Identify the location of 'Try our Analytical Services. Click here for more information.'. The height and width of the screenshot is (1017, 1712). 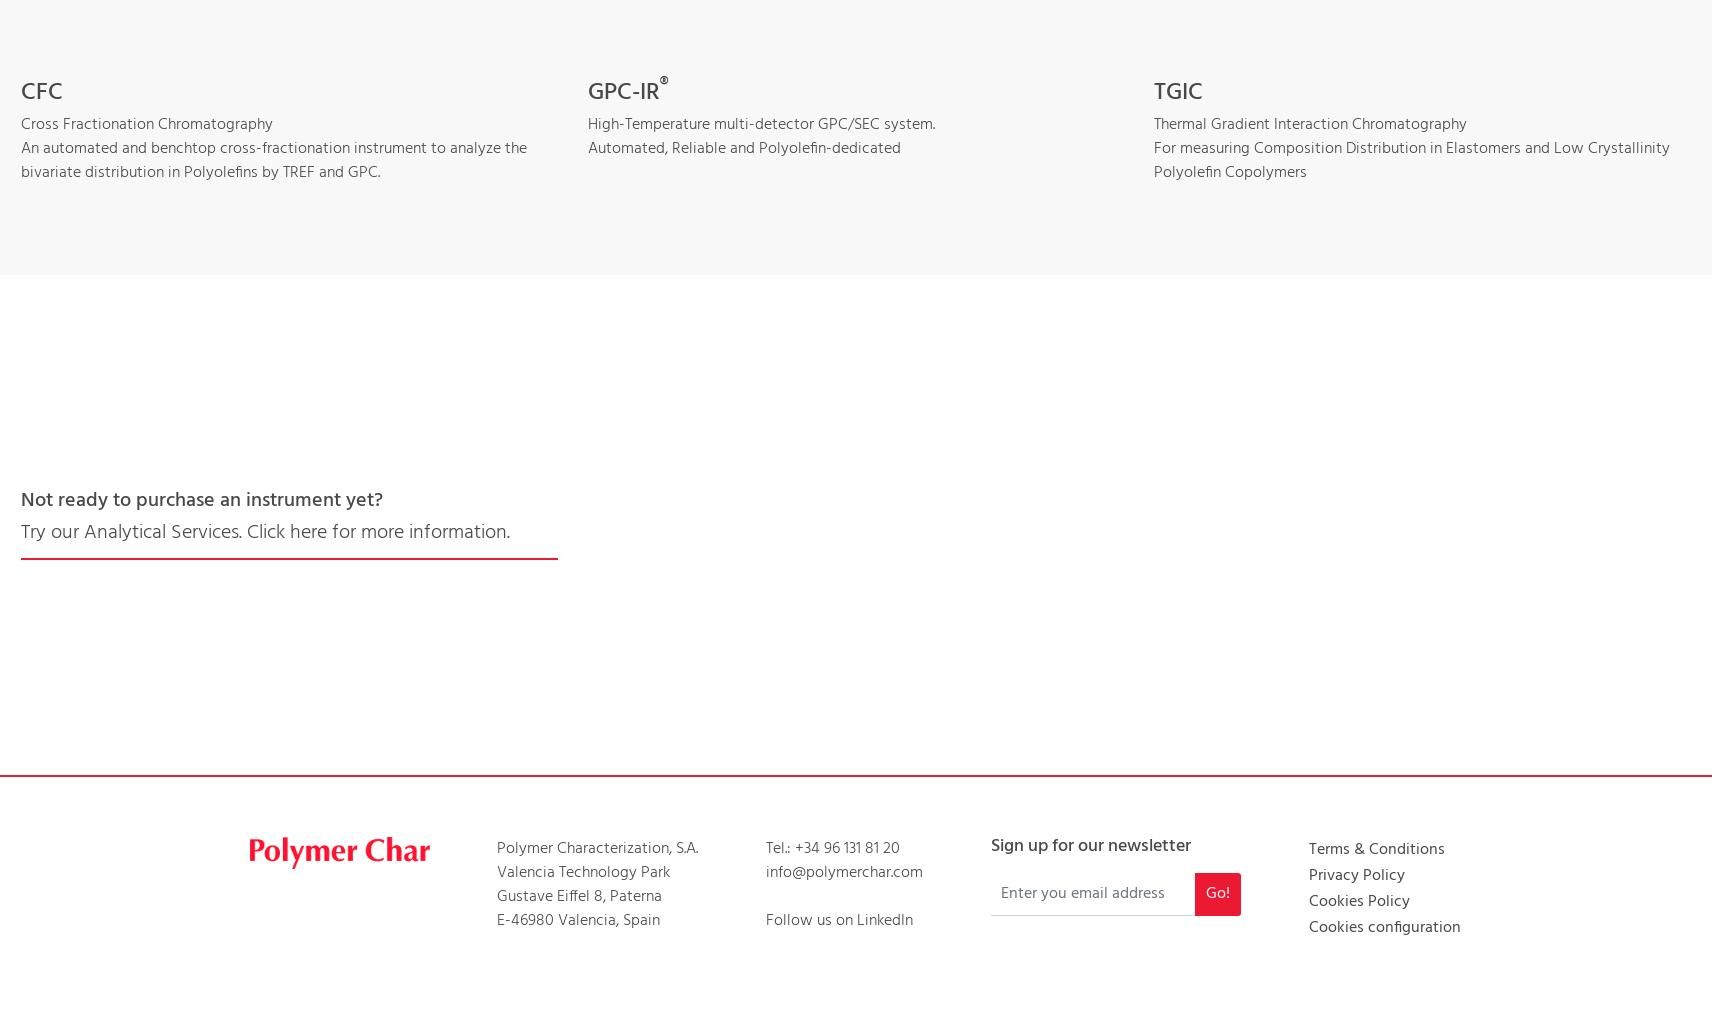
(265, 533).